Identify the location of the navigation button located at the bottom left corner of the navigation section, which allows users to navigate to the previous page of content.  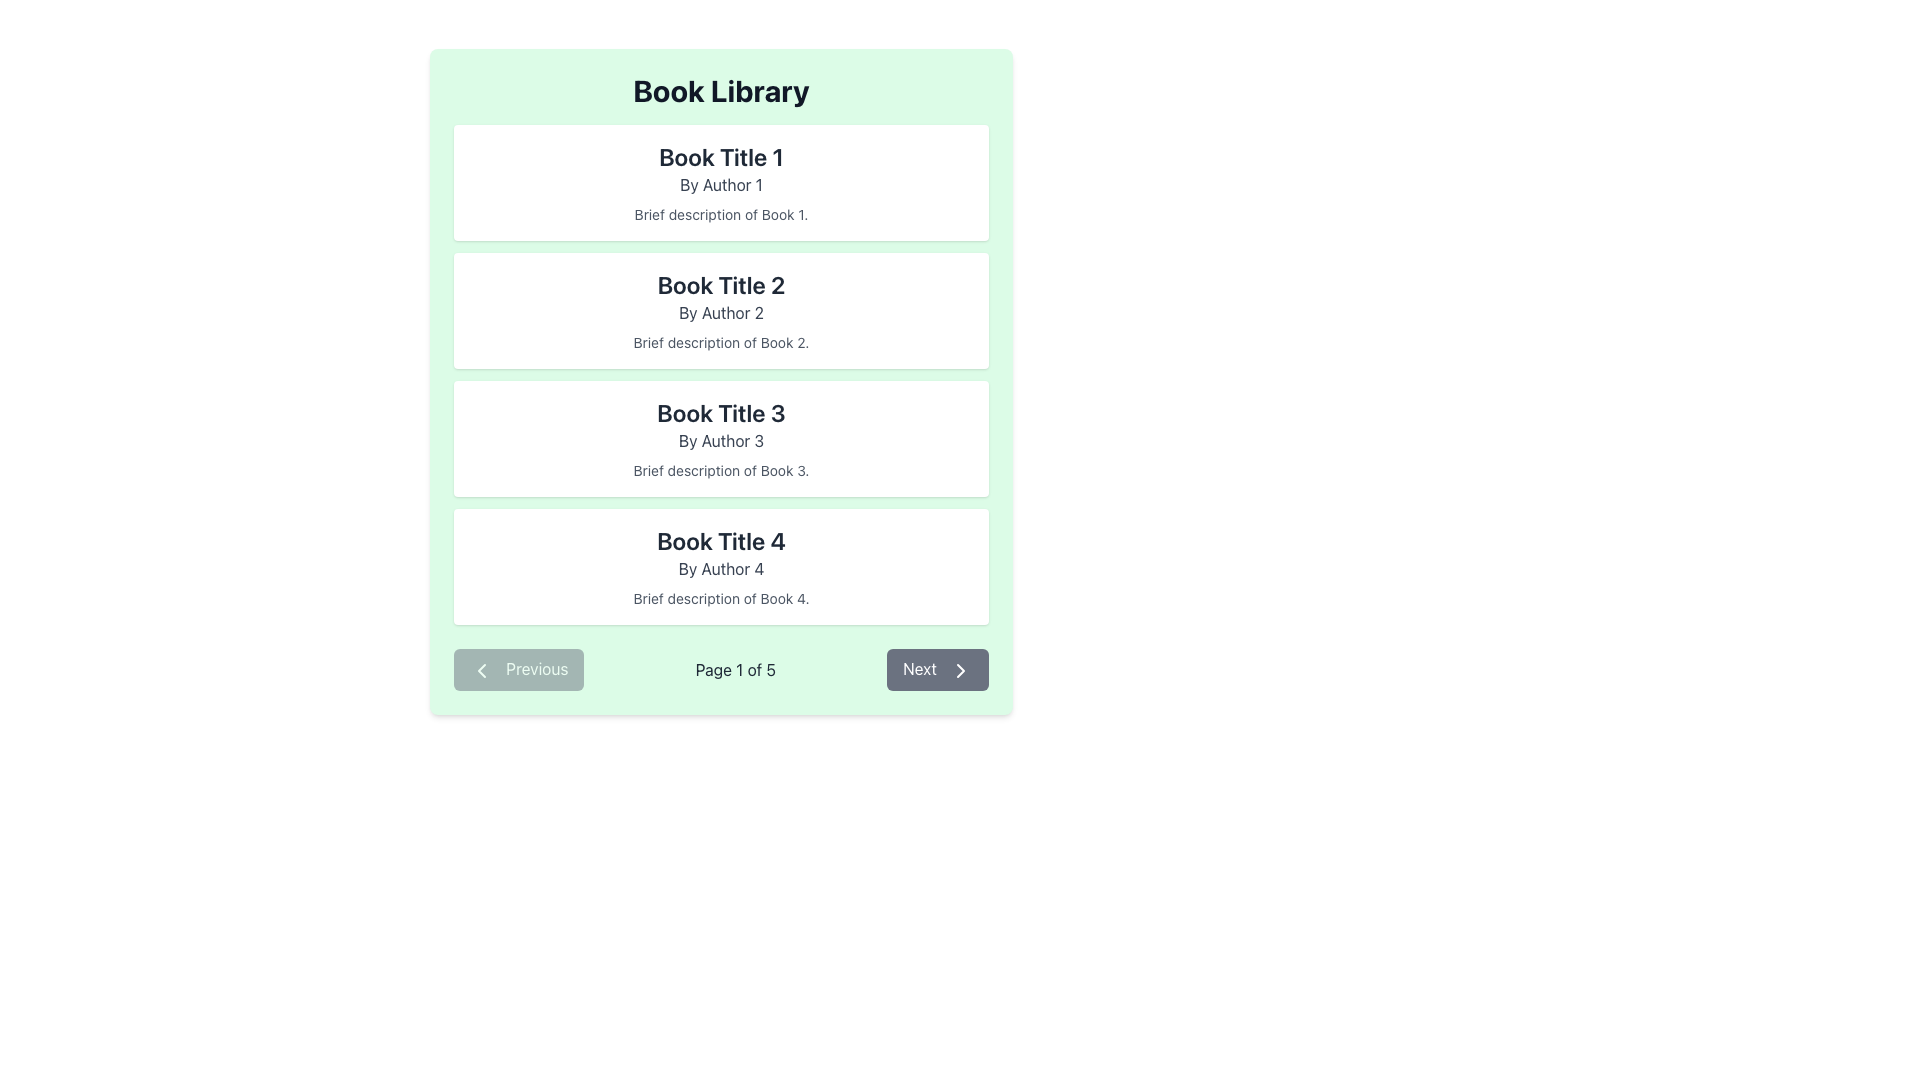
(519, 669).